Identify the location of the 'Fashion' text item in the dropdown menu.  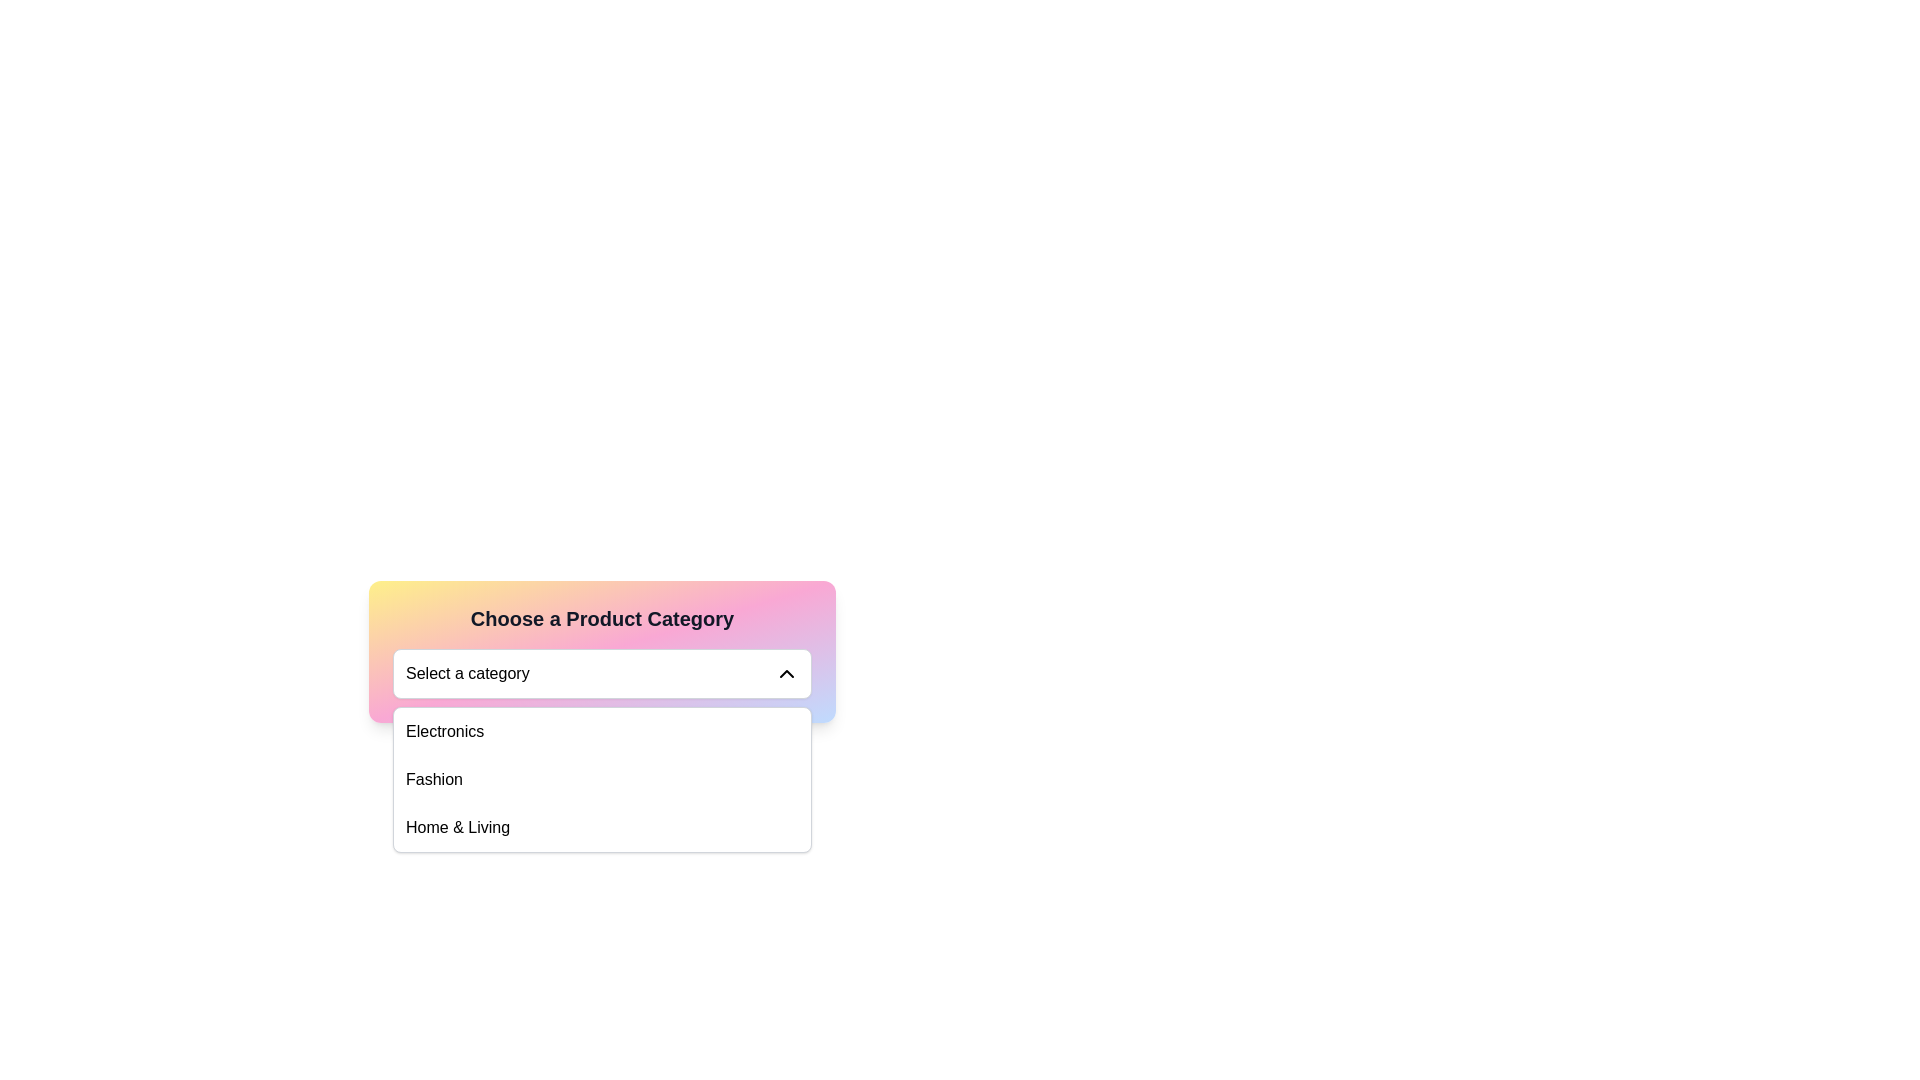
(433, 778).